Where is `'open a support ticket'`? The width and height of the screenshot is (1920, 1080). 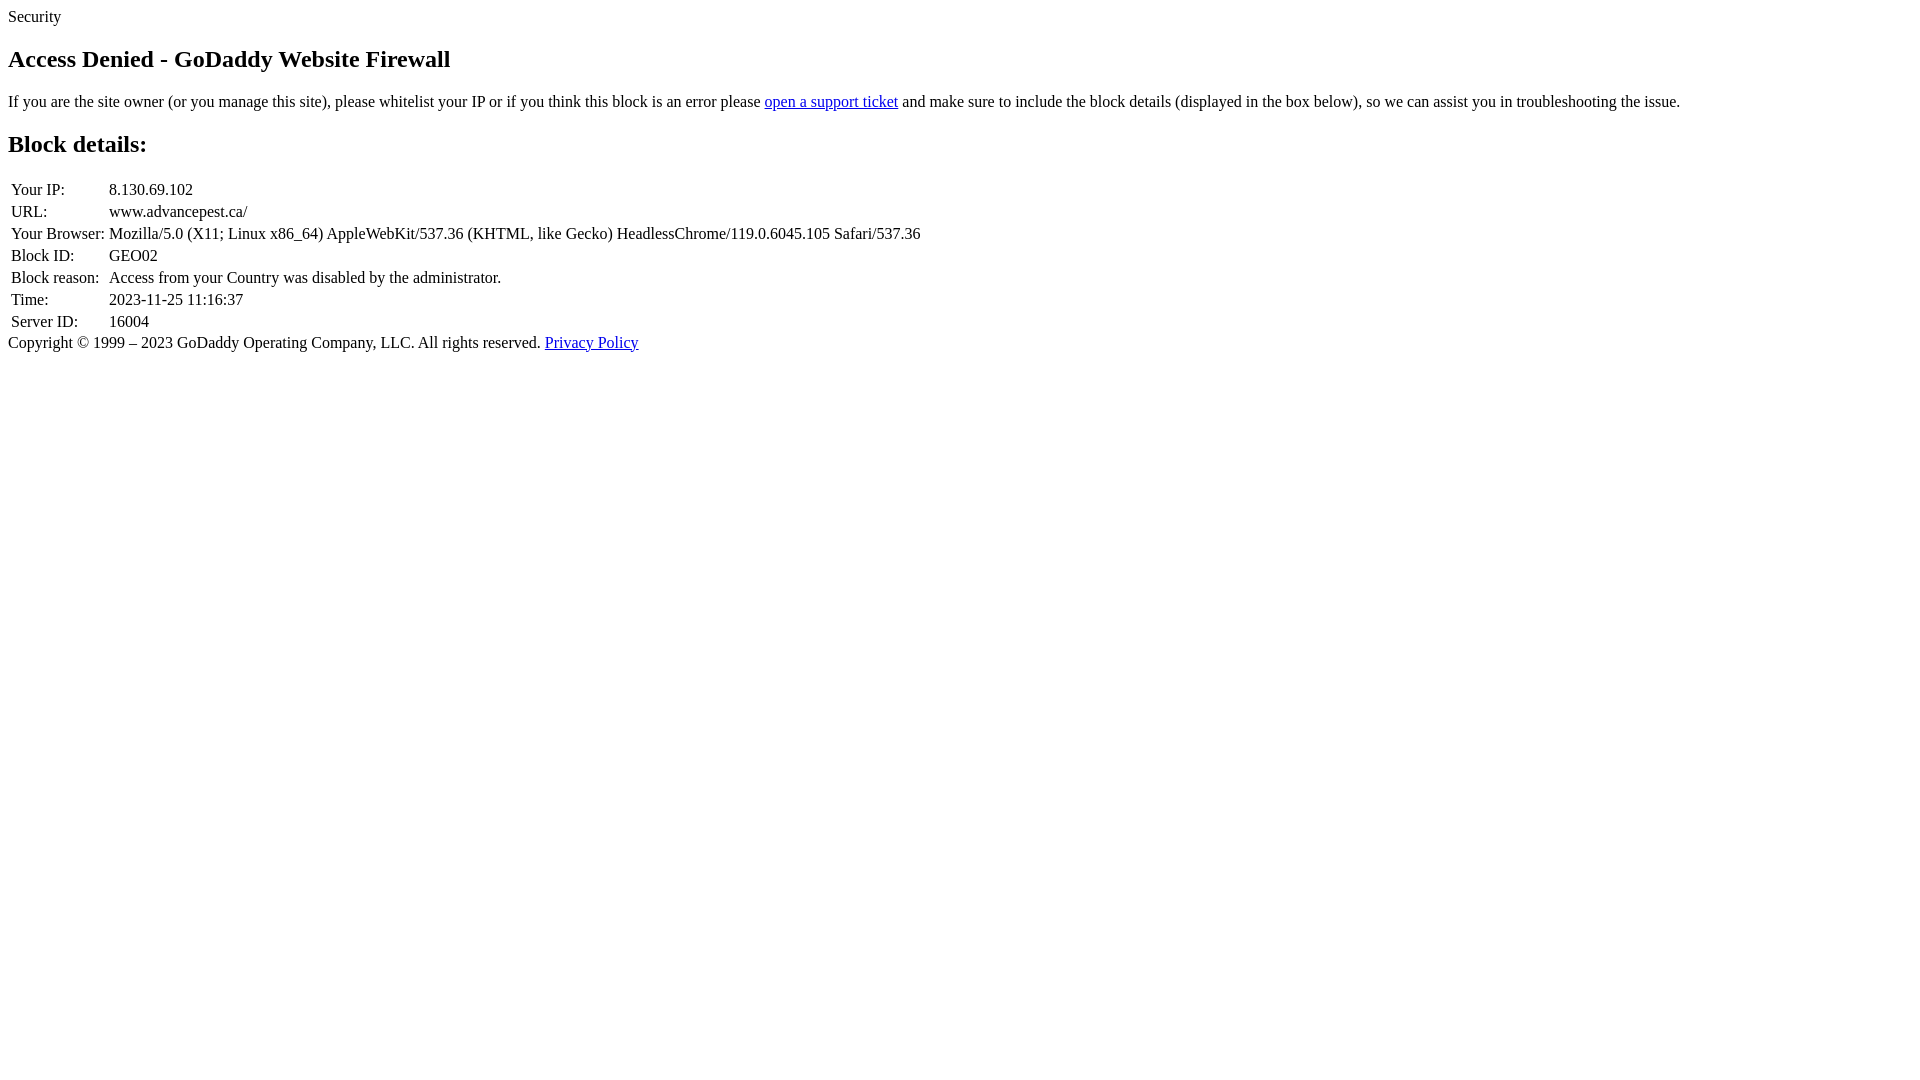 'open a support ticket' is located at coordinates (831, 101).